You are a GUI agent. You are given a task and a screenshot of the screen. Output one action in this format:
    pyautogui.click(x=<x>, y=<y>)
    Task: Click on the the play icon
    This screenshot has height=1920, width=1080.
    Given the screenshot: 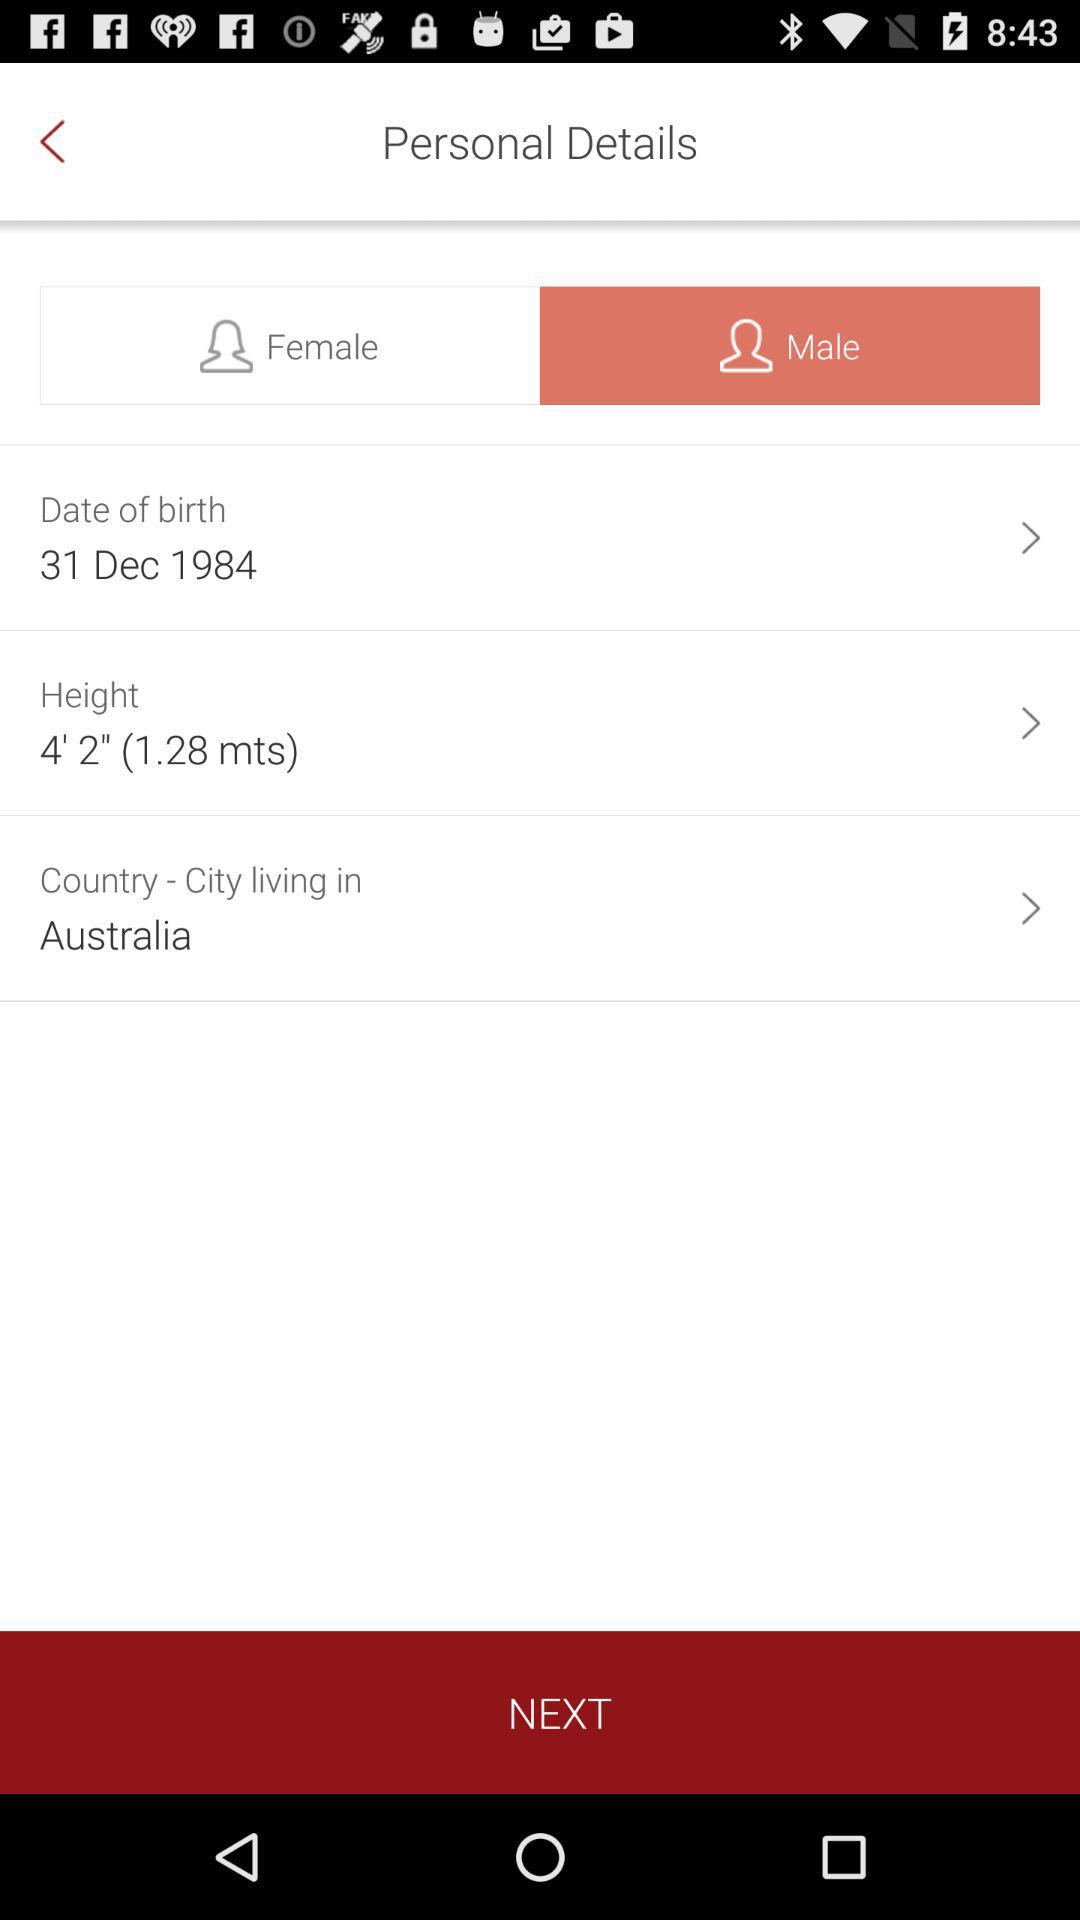 What is the action you would take?
    pyautogui.click(x=1030, y=574)
    